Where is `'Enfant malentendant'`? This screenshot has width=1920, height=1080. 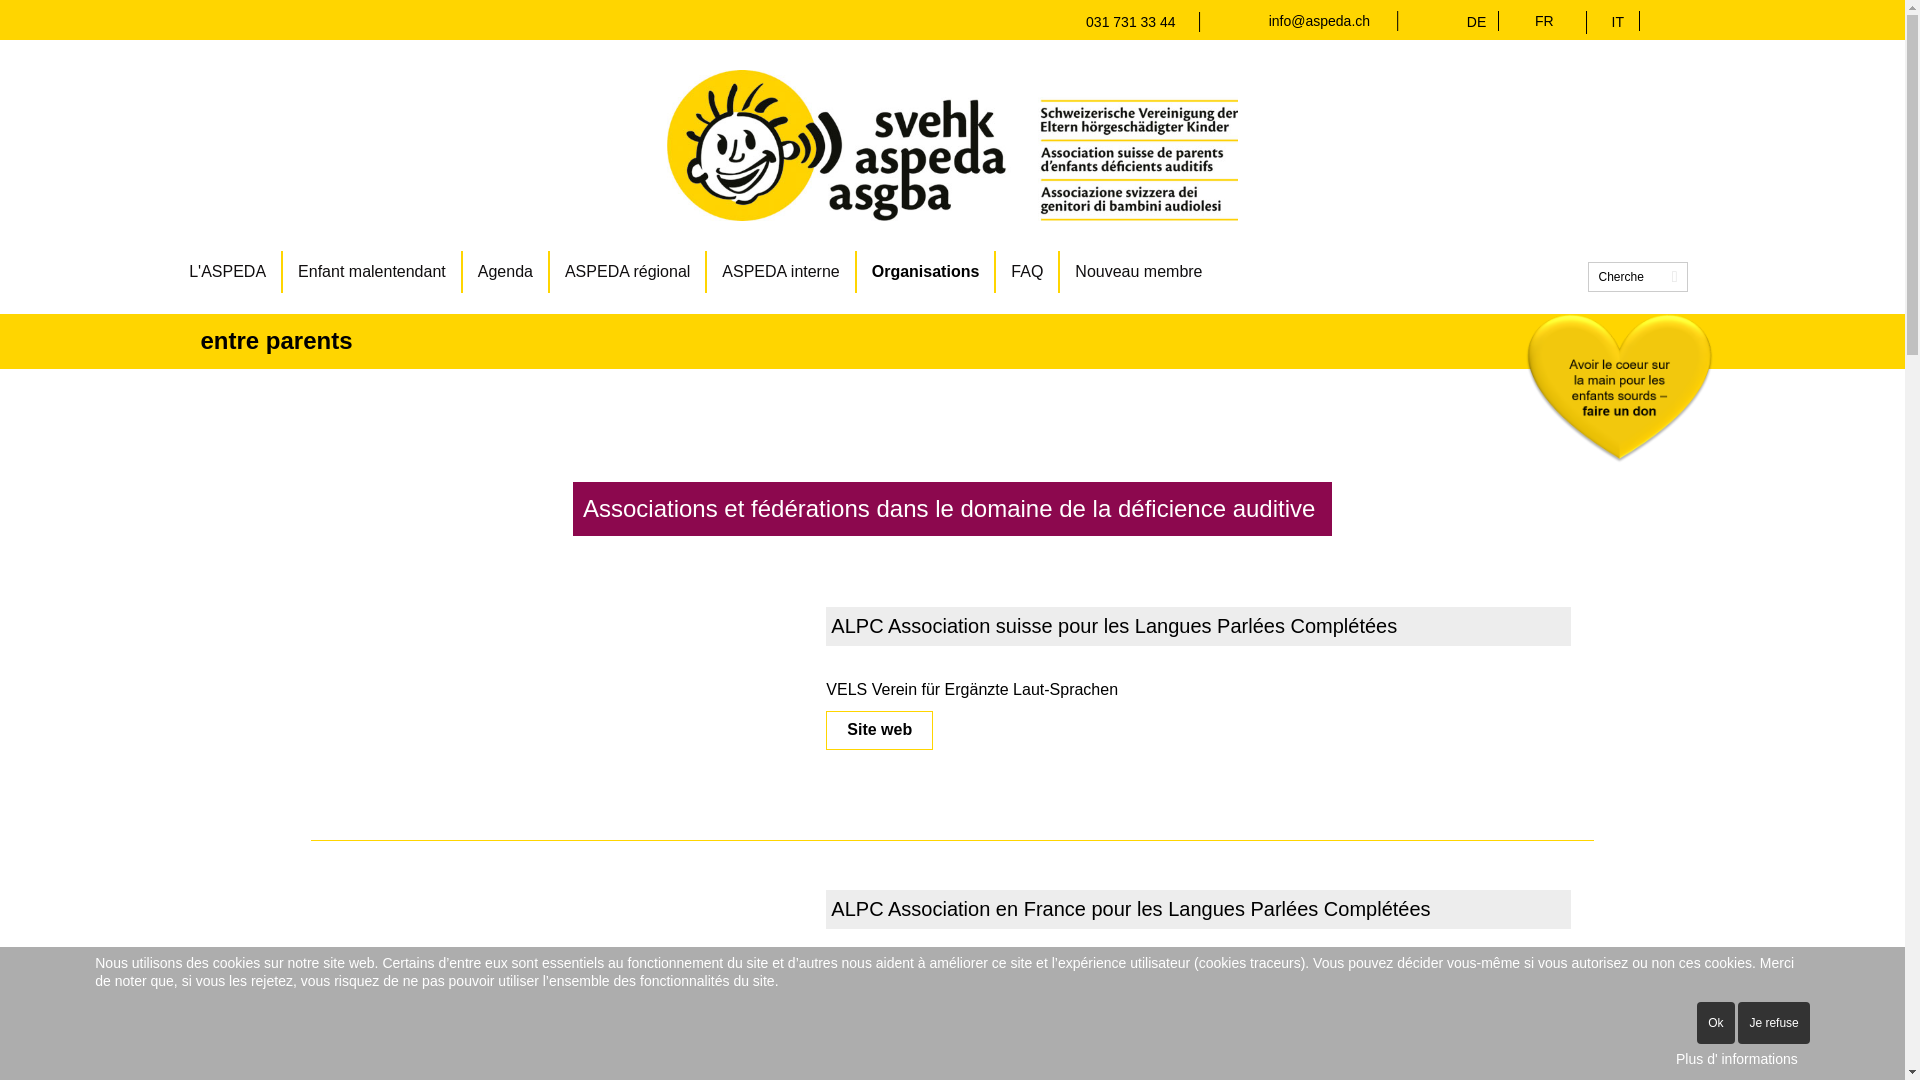
'Enfant malentendant' is located at coordinates (373, 272).